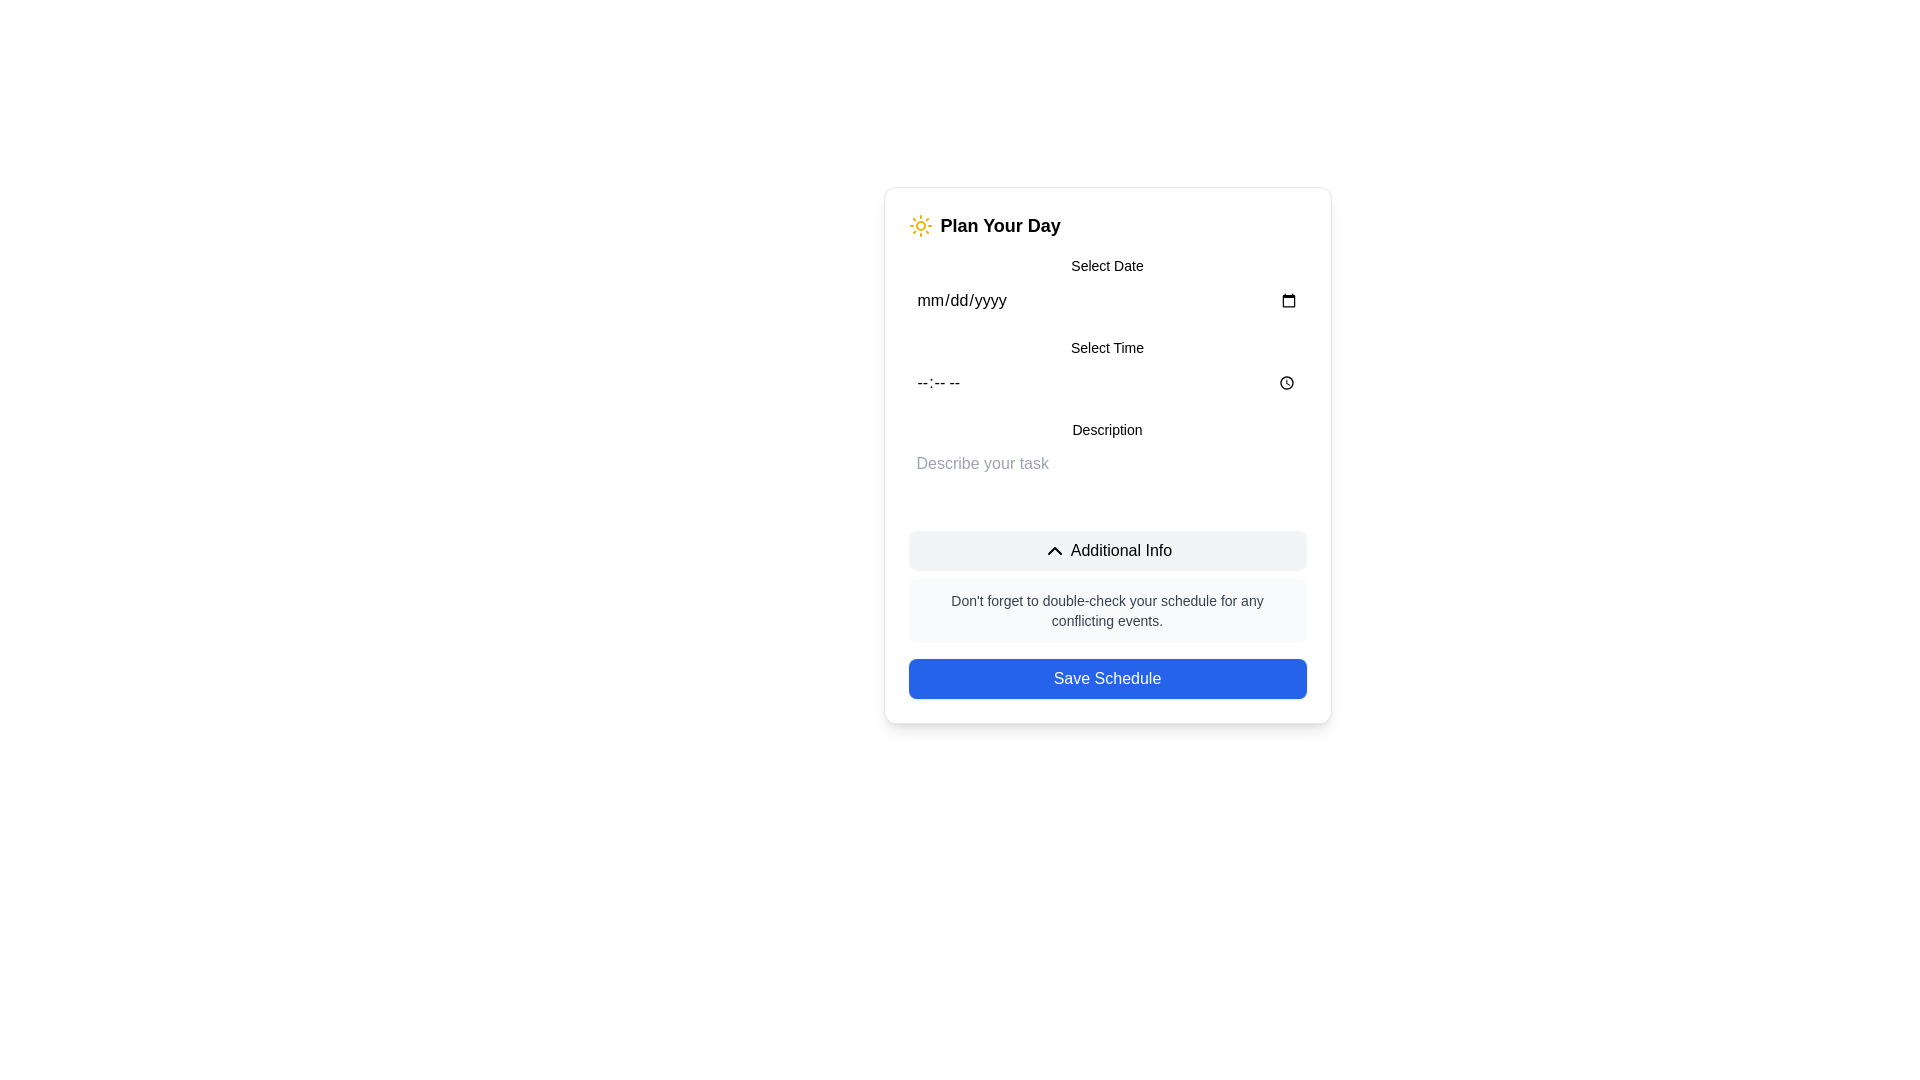 The width and height of the screenshot is (1920, 1080). I want to click on the reminder text that instructs users to verify their schedule for conflicting events, located beneath the 'Additional Info' section and above the 'Save Schedule' button, so click(1106, 609).